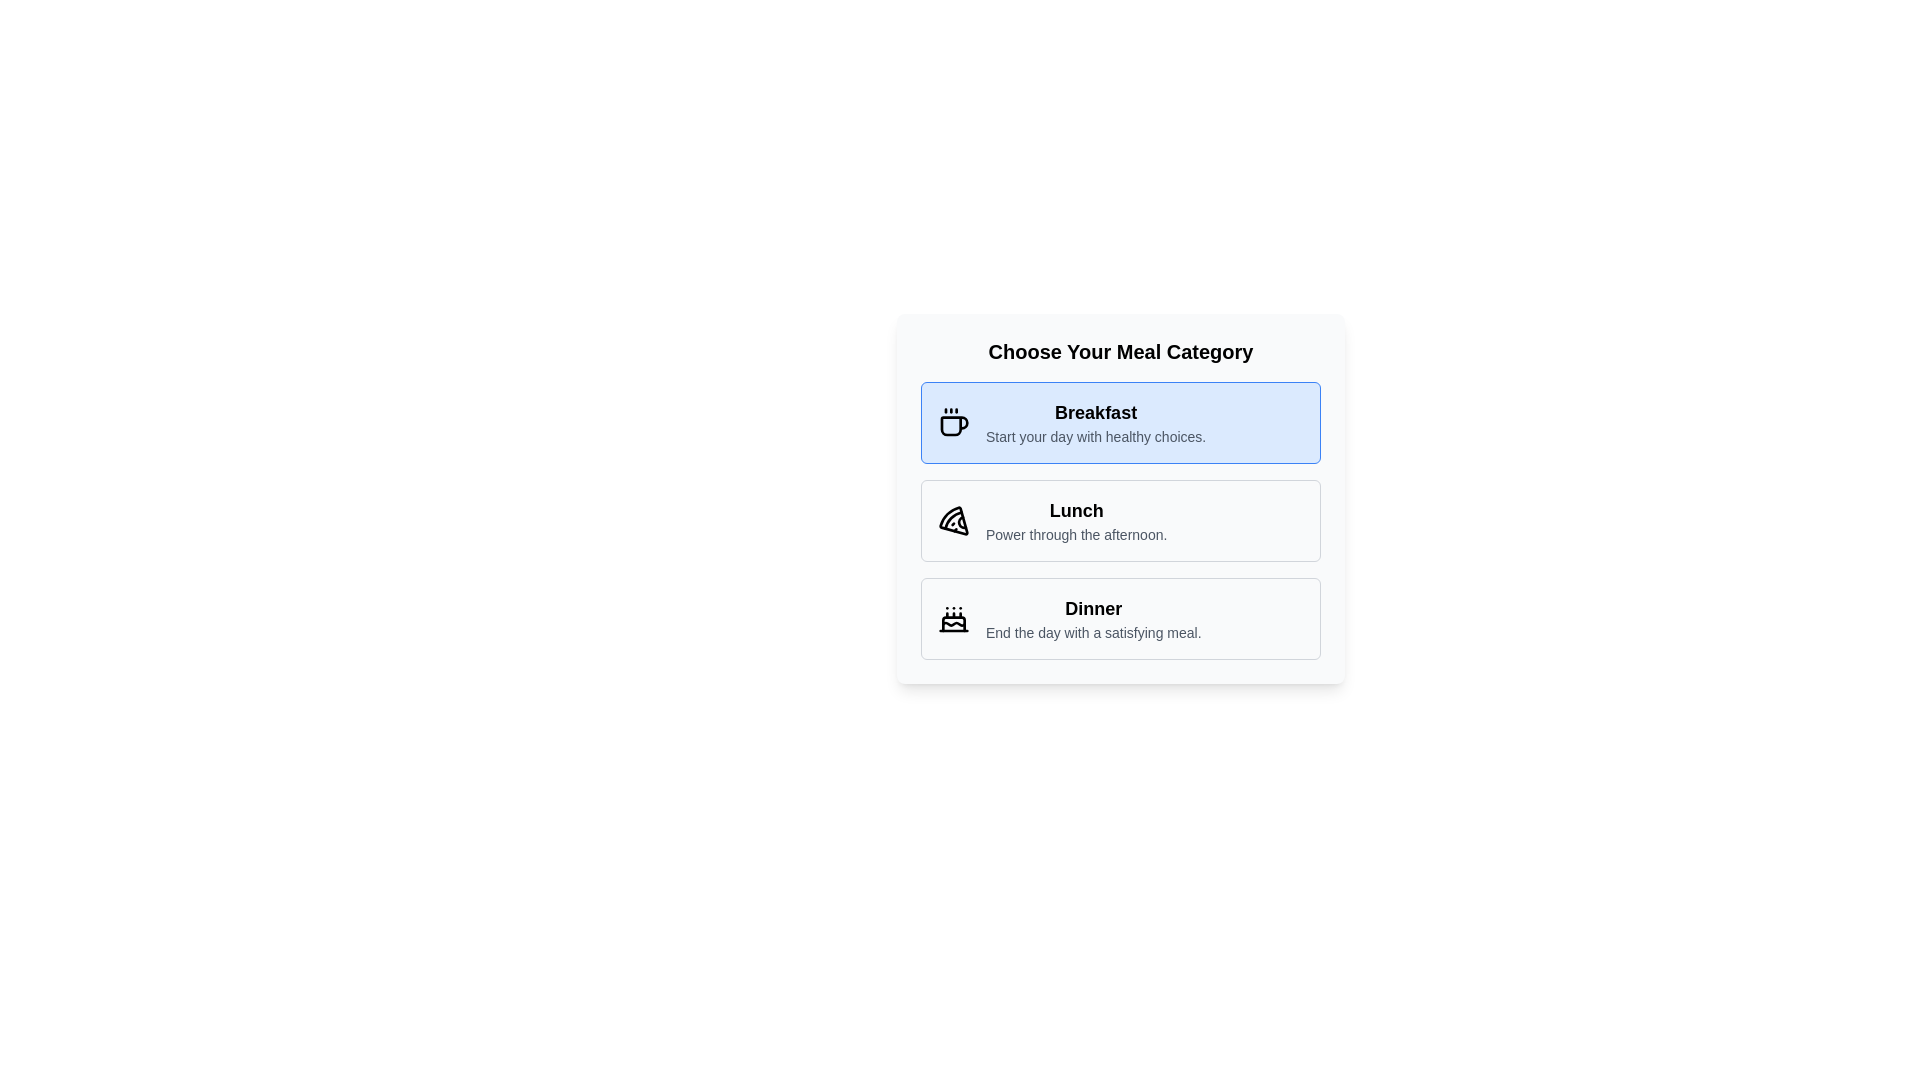 The height and width of the screenshot is (1080, 1920). What do you see at coordinates (953, 519) in the screenshot?
I see `the pizza slice icon representing the 'Lunch' meal option, which is centrally located in the meal categories list between 'Breakfast' and 'Dinner'` at bounding box center [953, 519].